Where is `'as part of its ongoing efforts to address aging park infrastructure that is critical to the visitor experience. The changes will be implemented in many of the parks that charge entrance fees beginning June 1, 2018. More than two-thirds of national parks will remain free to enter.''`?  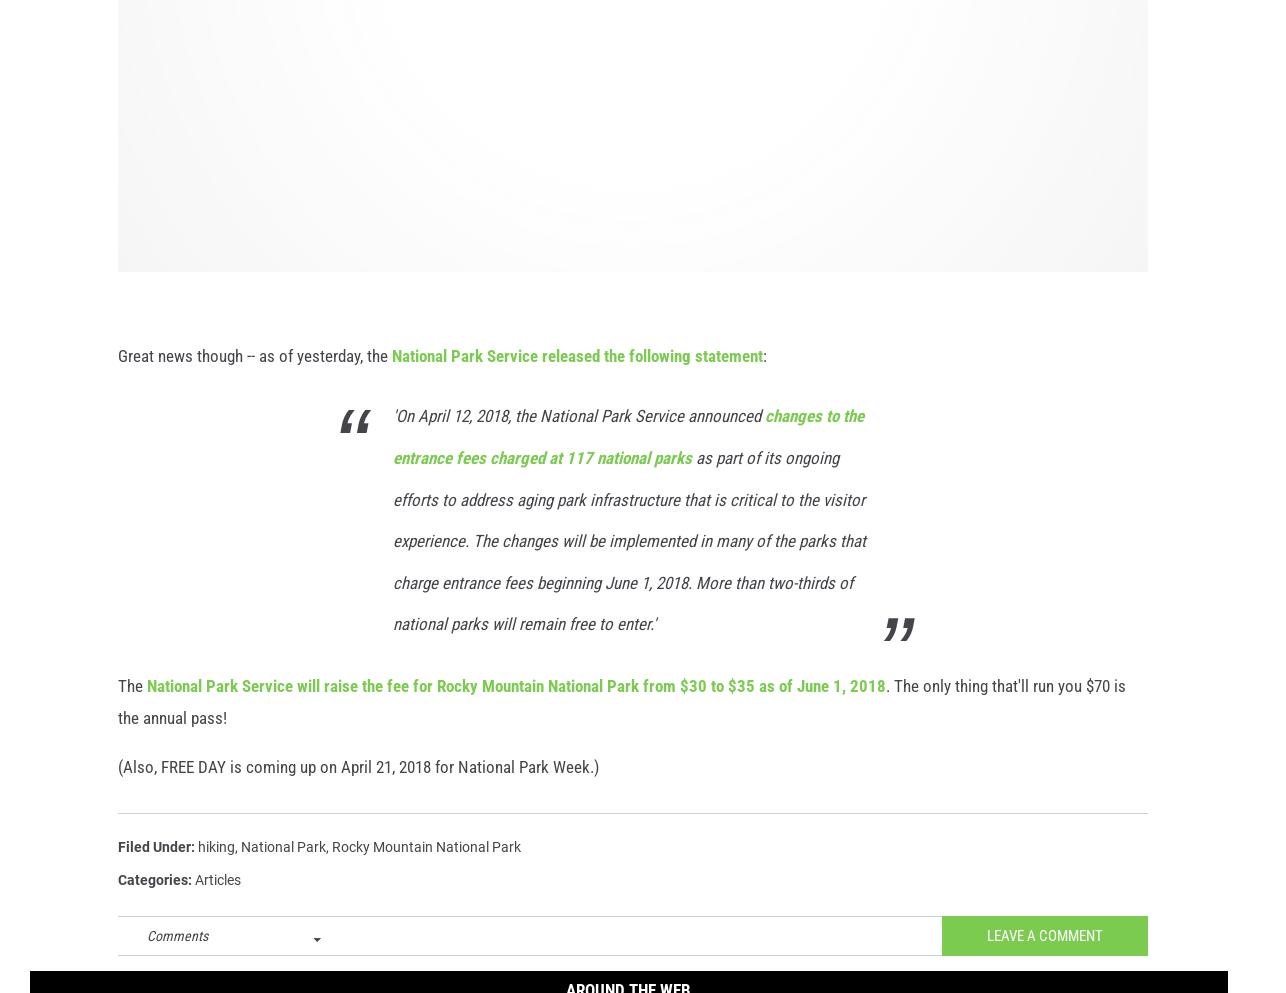
'as part of its ongoing efforts to address aging park infrastructure that is critical to the visitor experience. The changes will be implemented in many of the parks that charge entrance fees beginning June 1, 2018. More than two-thirds of national parks will remain free to enter.'' is located at coordinates (392, 562).